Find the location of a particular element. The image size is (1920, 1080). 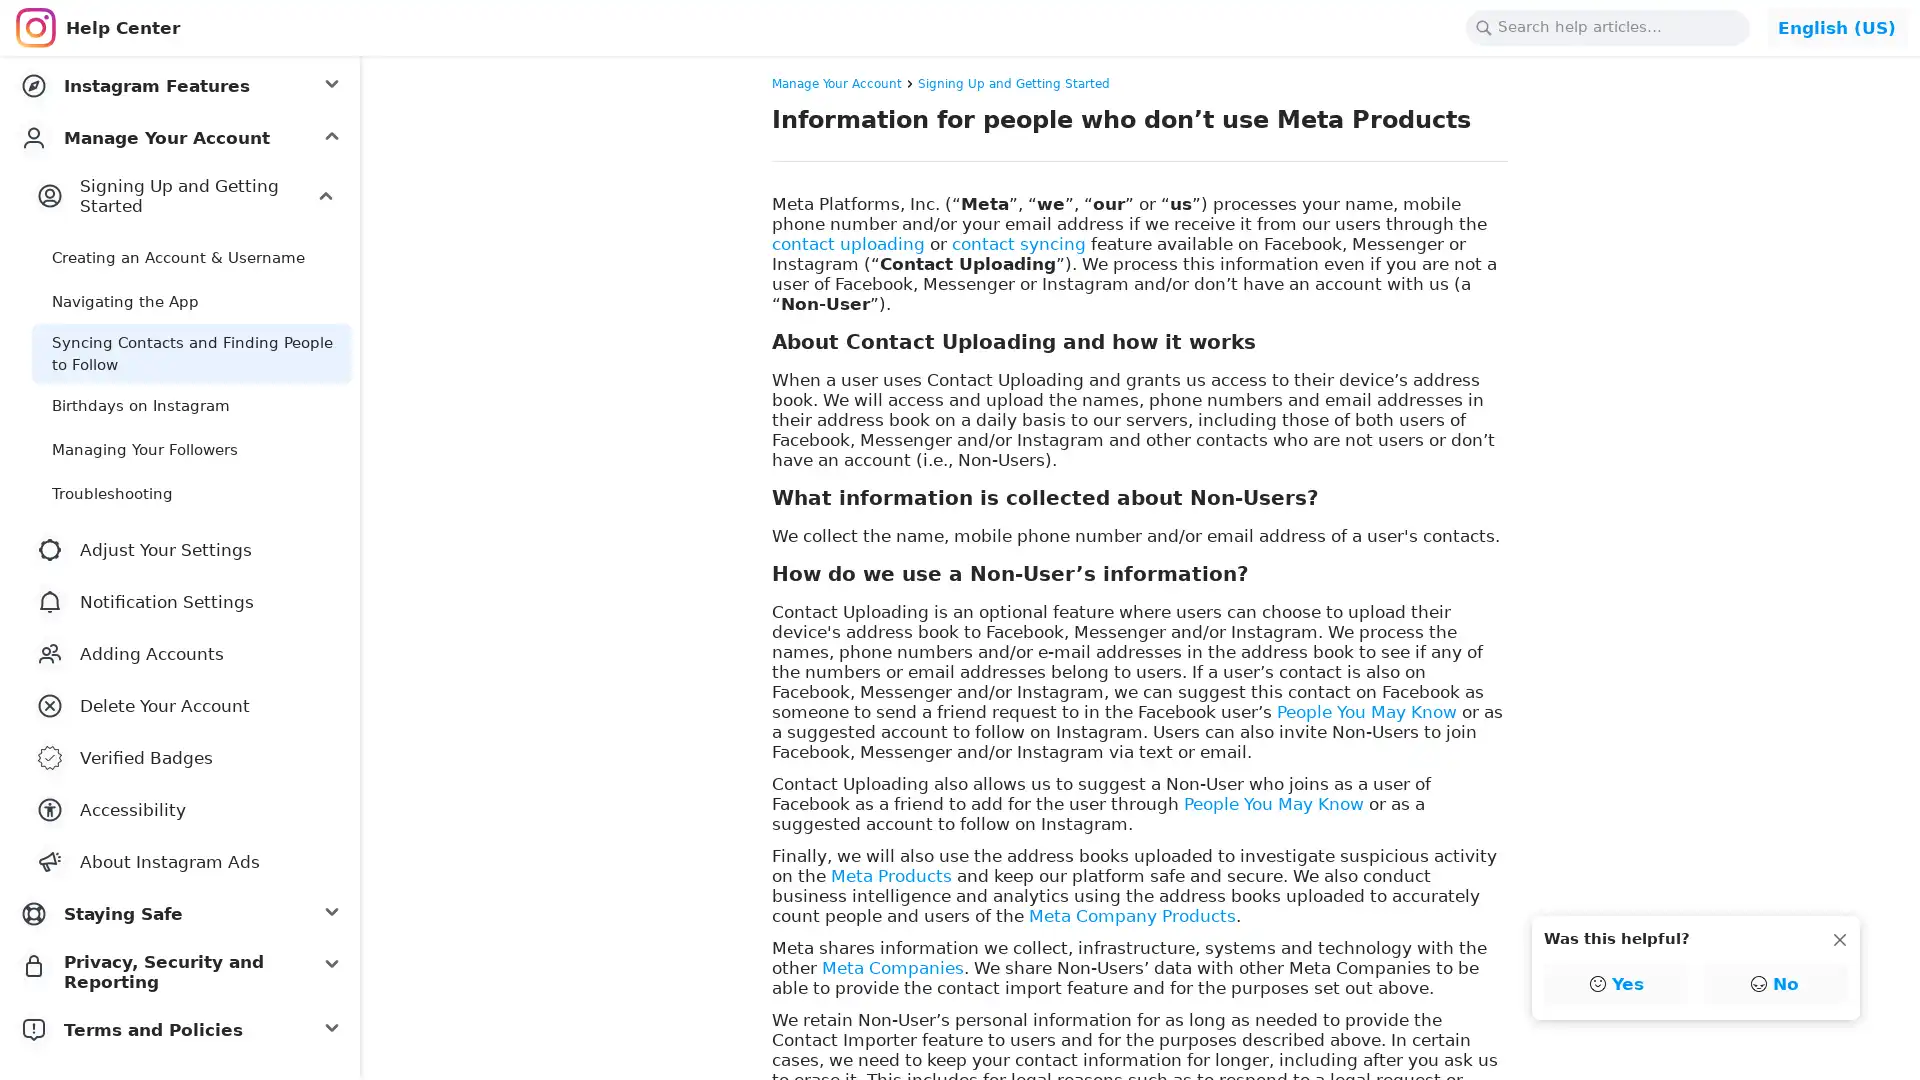

No is located at coordinates (1775, 982).